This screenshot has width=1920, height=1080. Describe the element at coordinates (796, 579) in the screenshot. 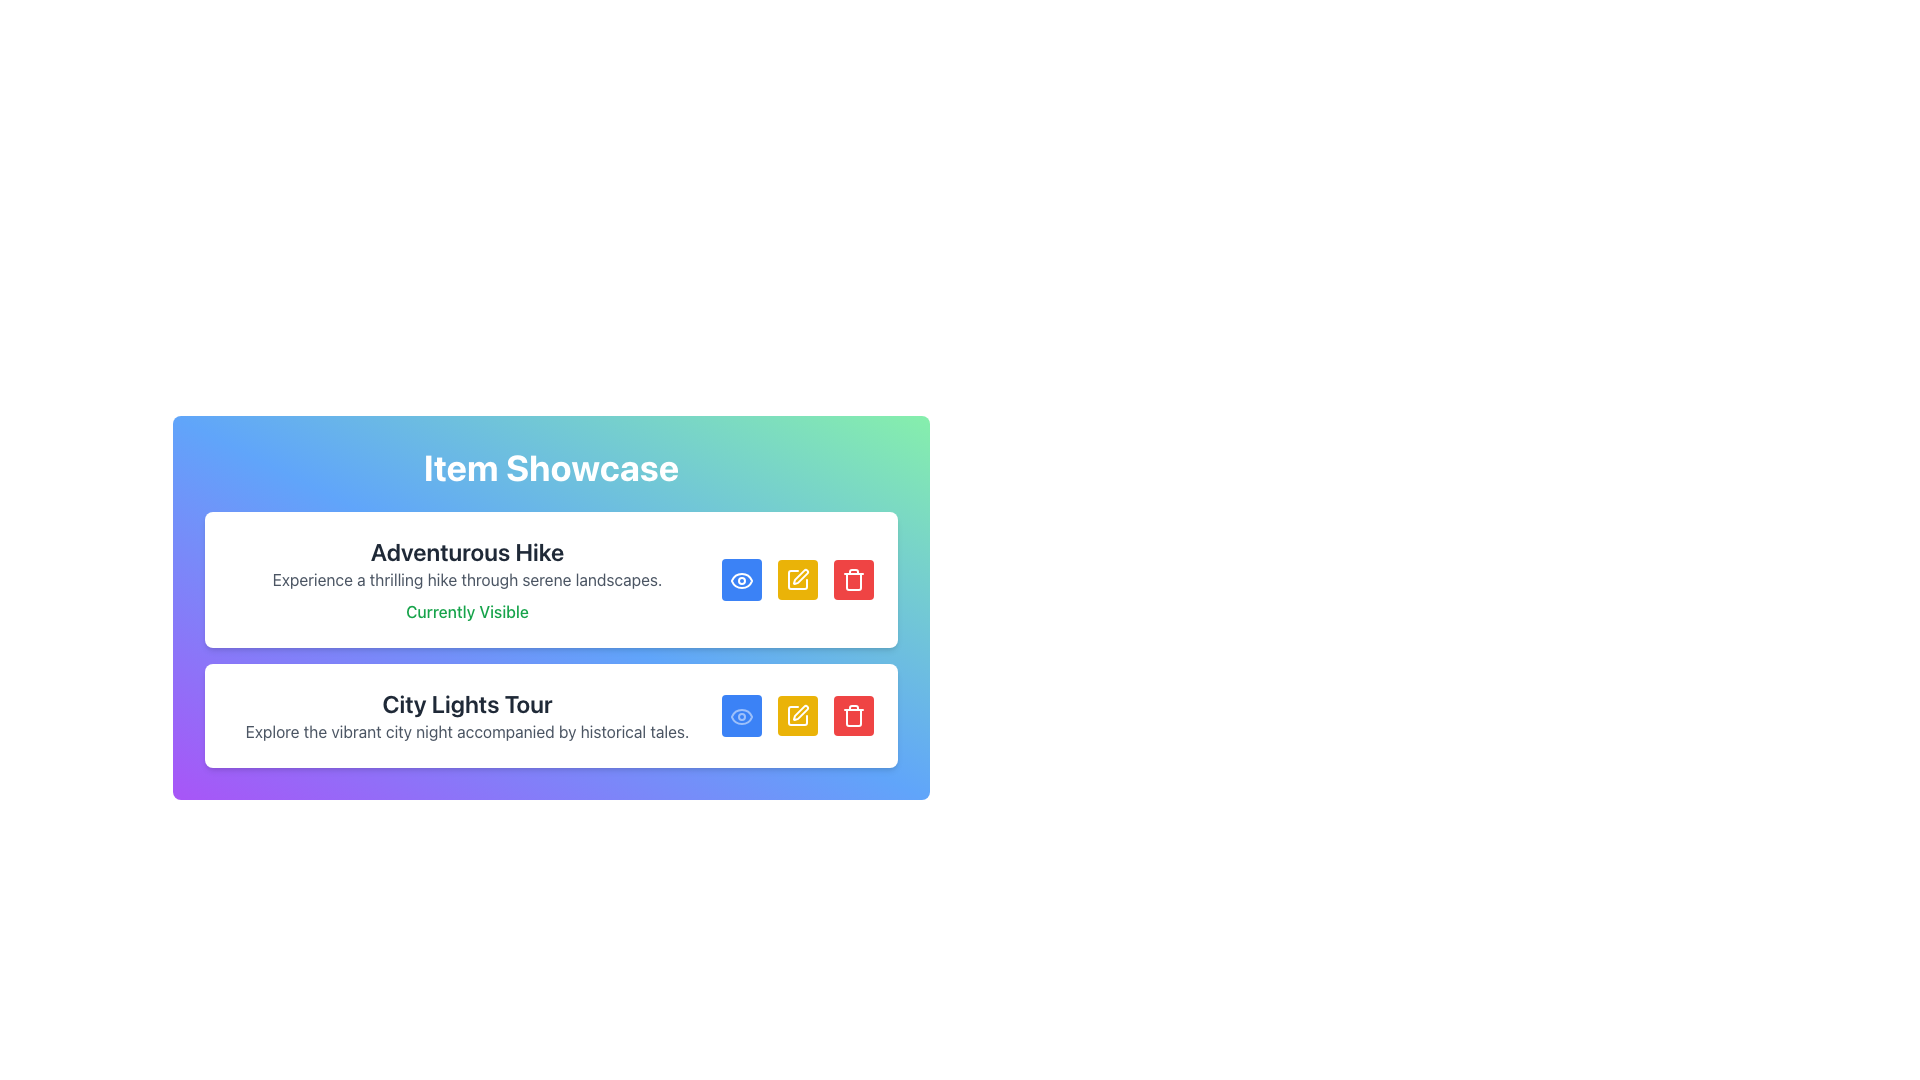

I see `the small square button with a yellow background and a white pencil icon, located above the 'City Lights Tour' elements and to the right of 'Adventurous Hike'` at that location.